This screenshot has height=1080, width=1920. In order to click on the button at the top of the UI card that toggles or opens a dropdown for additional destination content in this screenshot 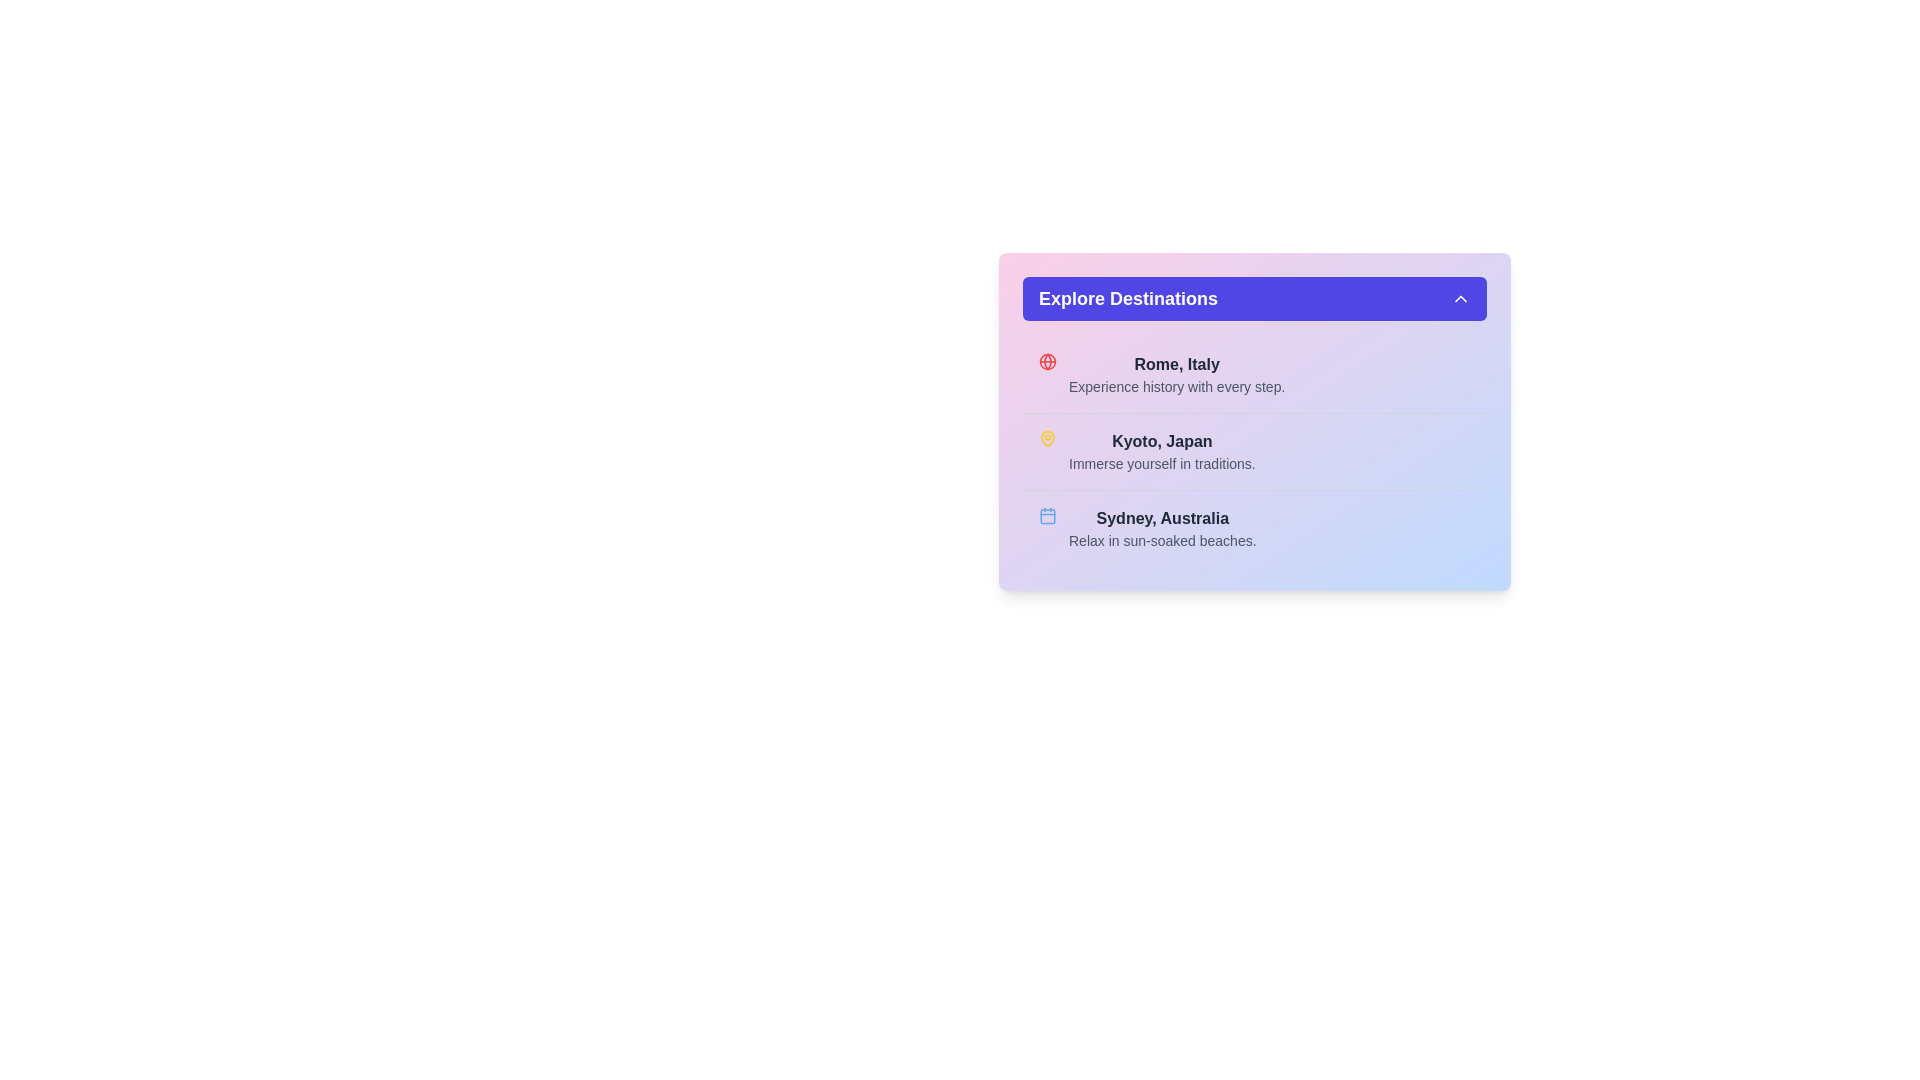, I will do `click(1253, 299)`.